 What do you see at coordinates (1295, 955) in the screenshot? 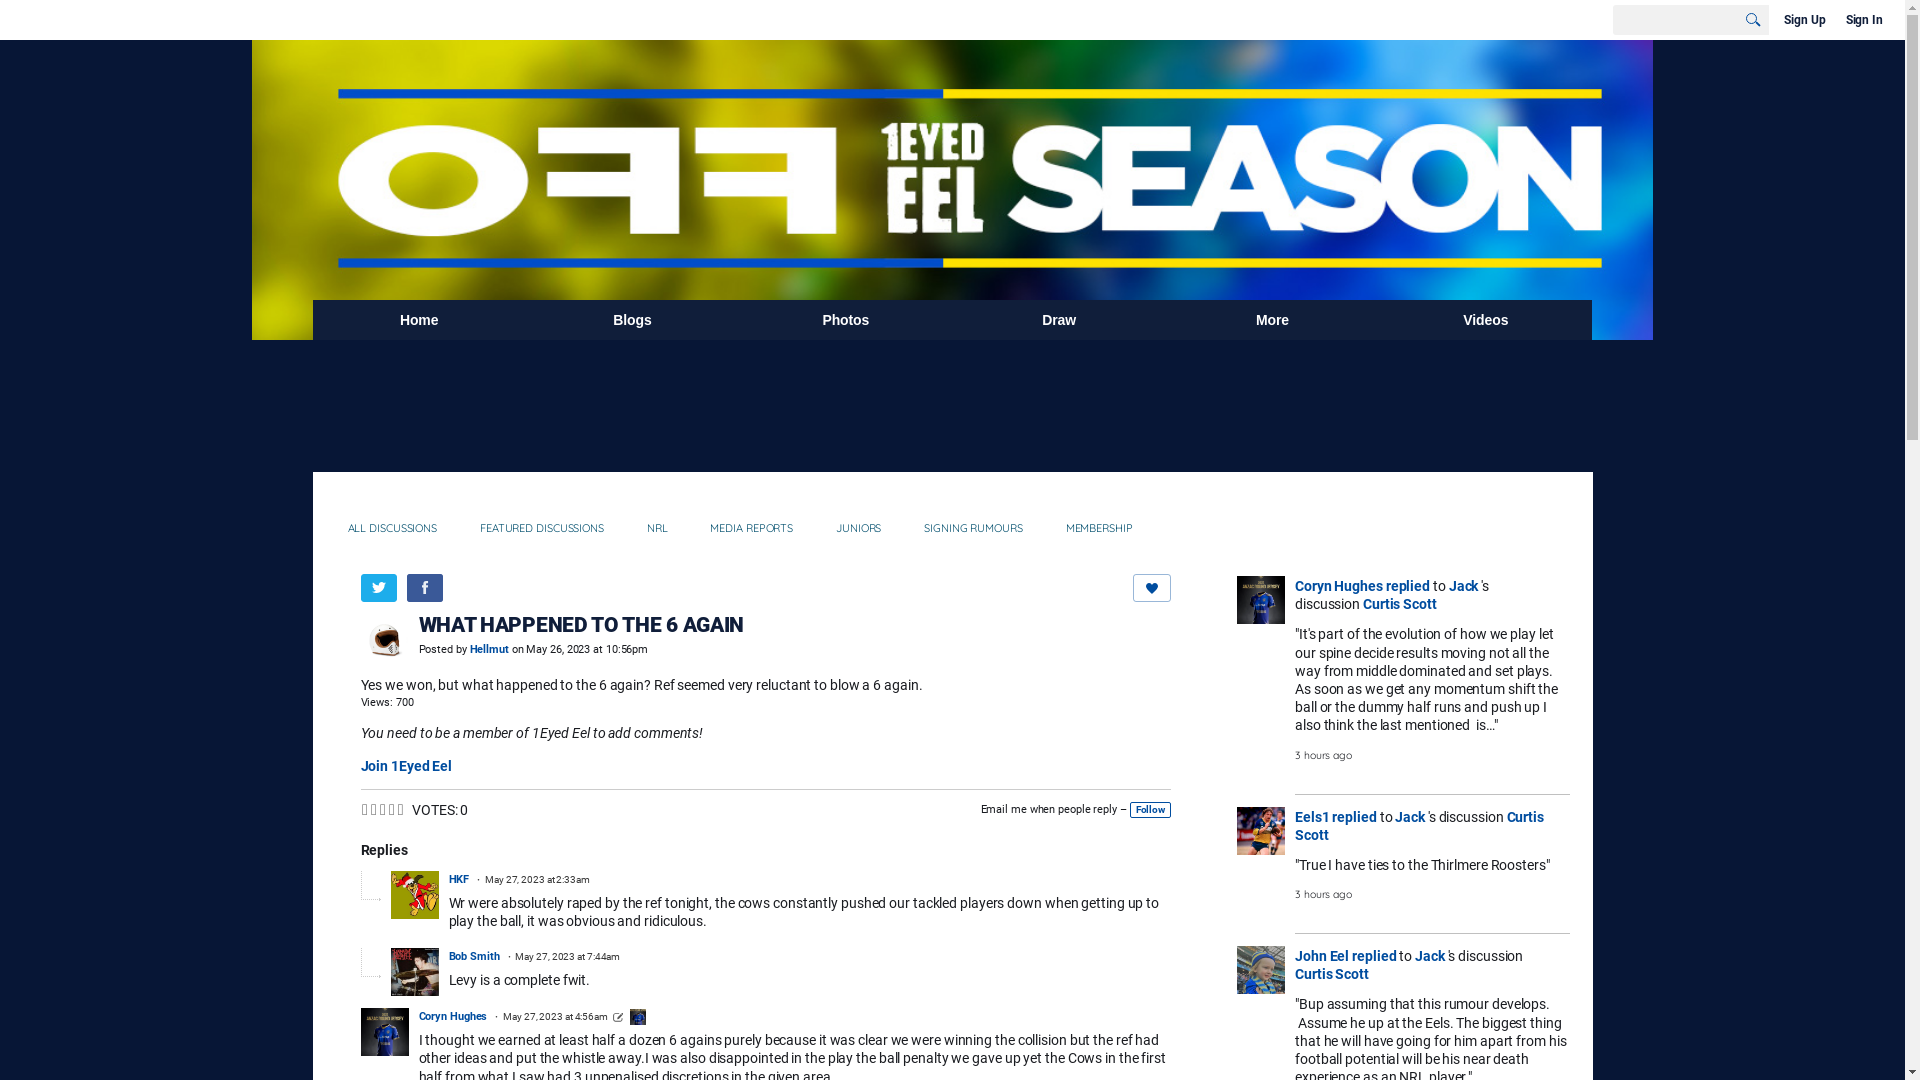
I see `'John Eel'` at bounding box center [1295, 955].